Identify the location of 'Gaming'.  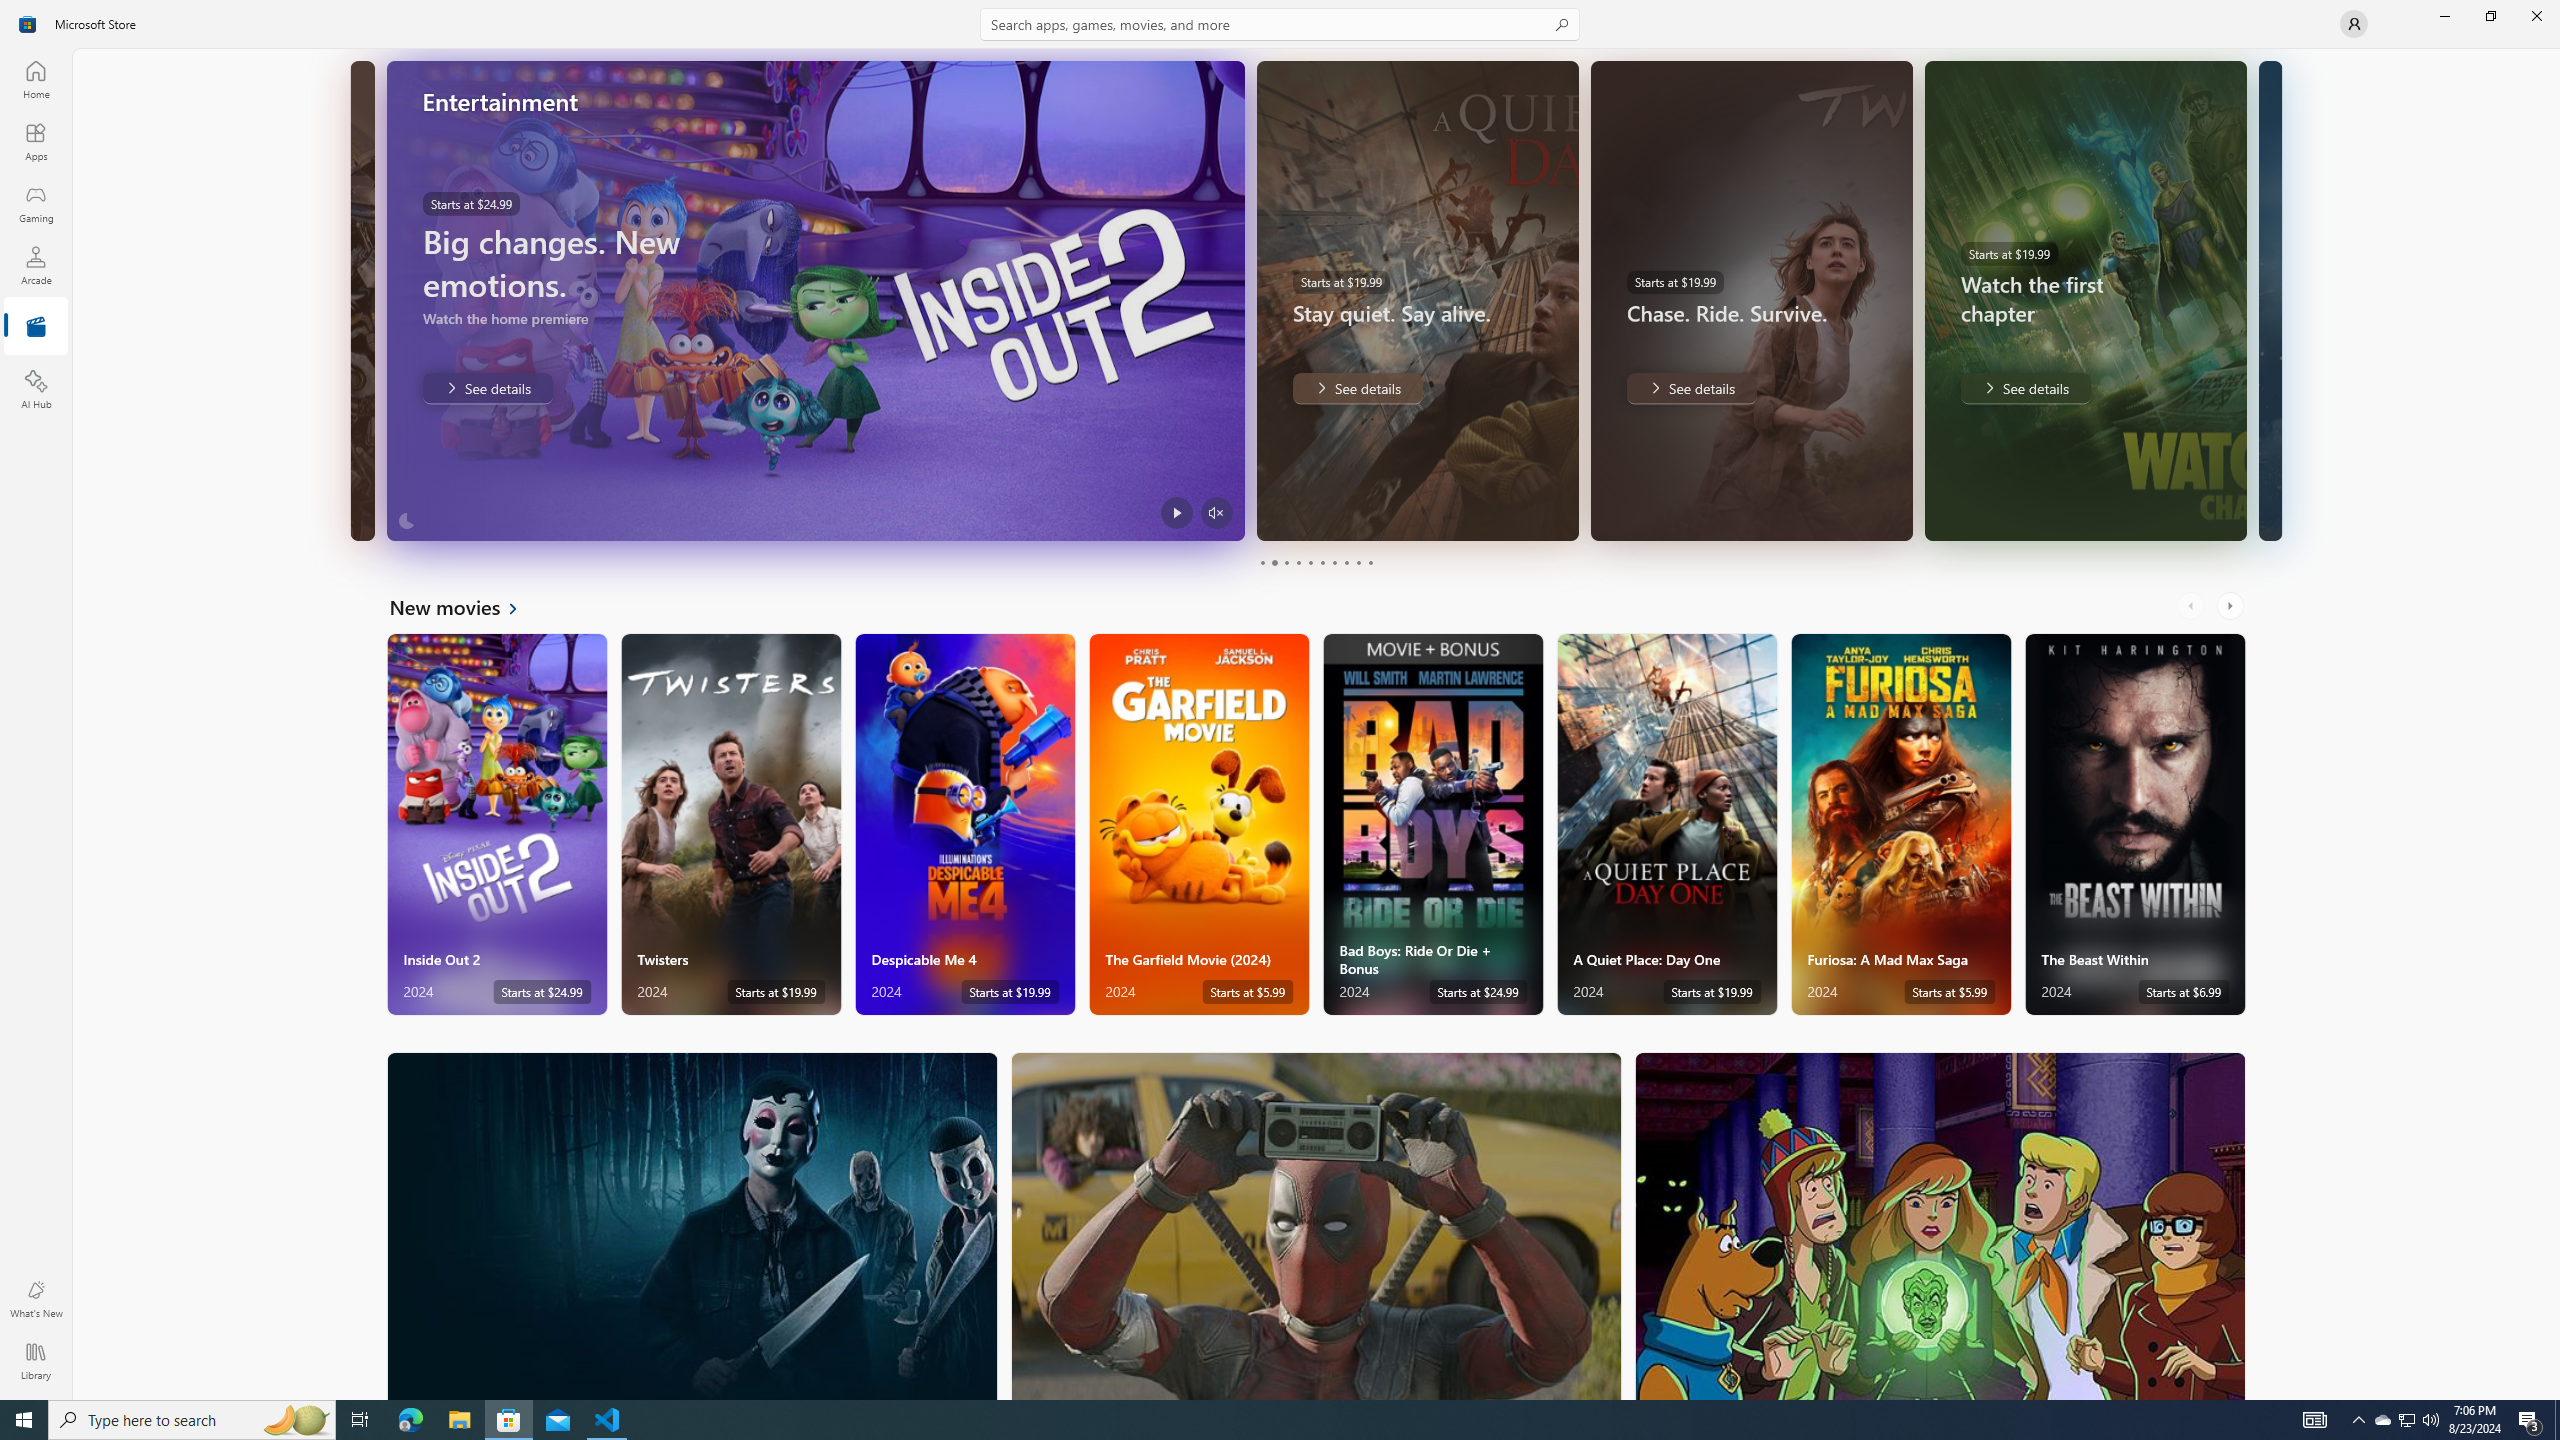
(34, 202).